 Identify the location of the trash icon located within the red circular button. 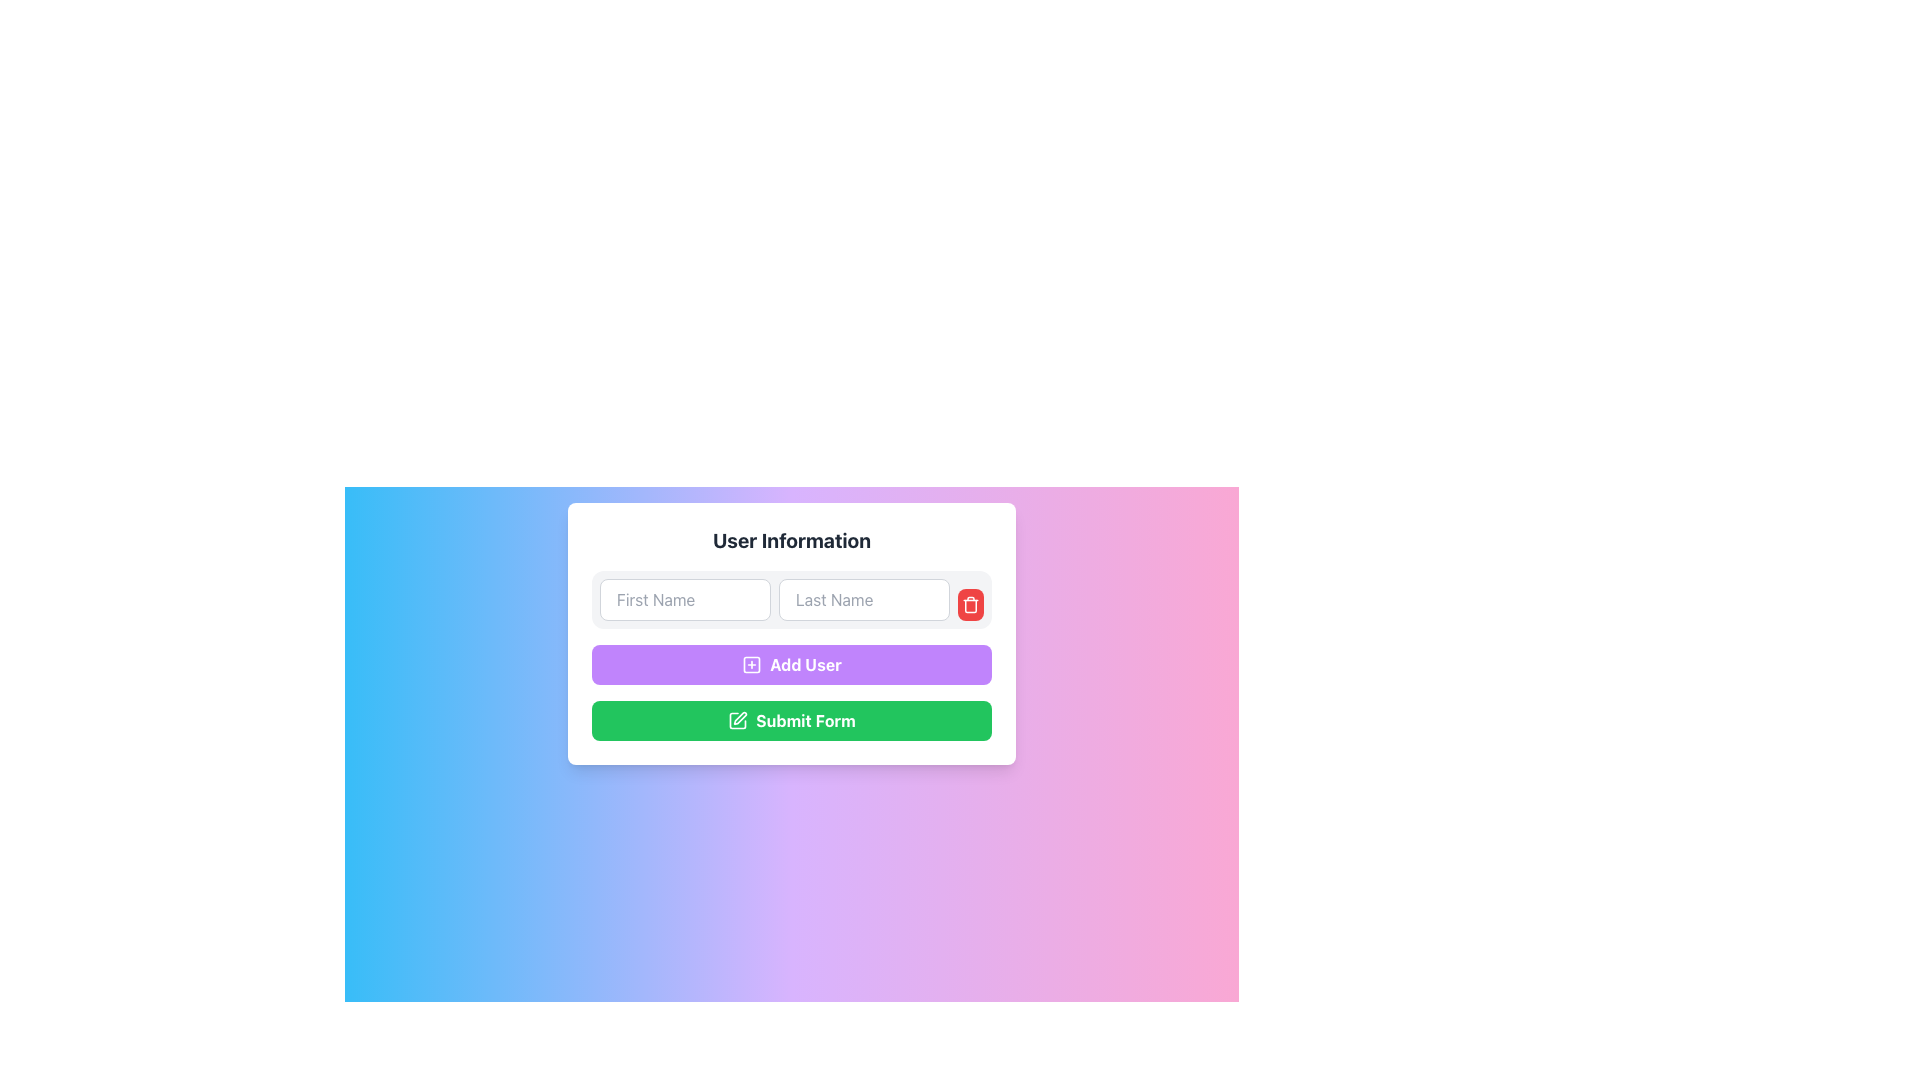
(970, 604).